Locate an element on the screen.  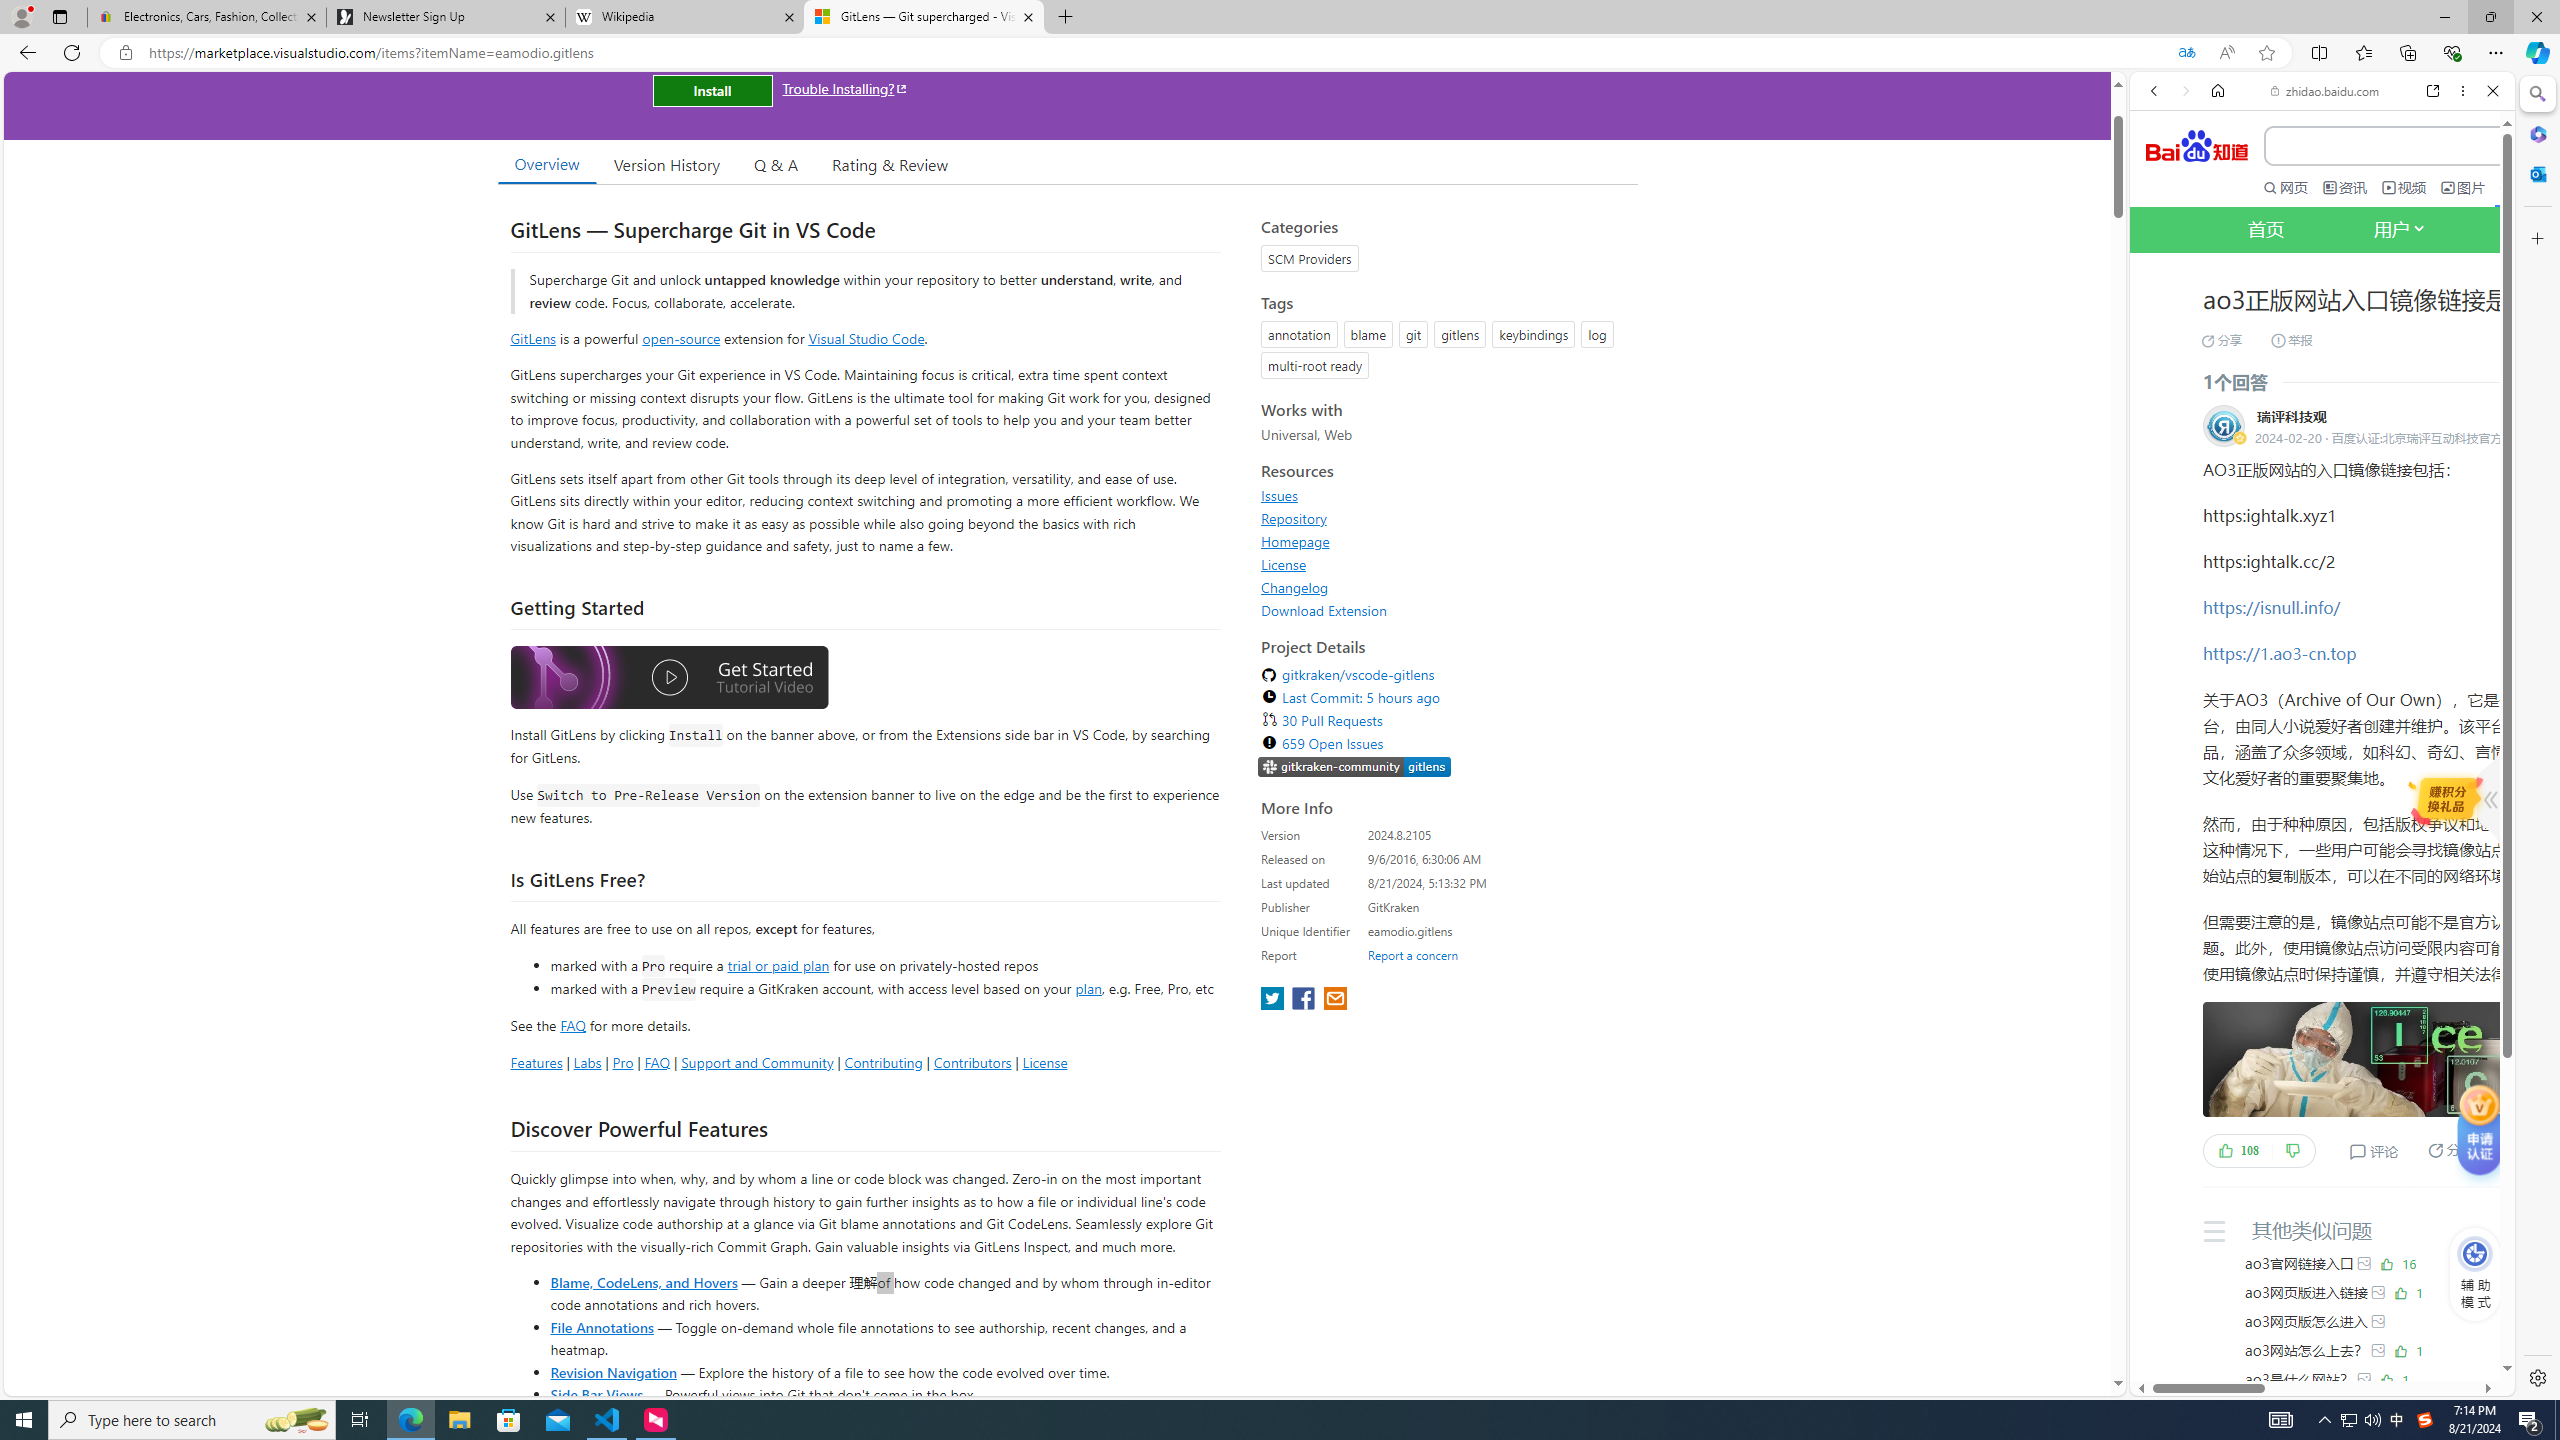
'Version History' is located at coordinates (665, 164).